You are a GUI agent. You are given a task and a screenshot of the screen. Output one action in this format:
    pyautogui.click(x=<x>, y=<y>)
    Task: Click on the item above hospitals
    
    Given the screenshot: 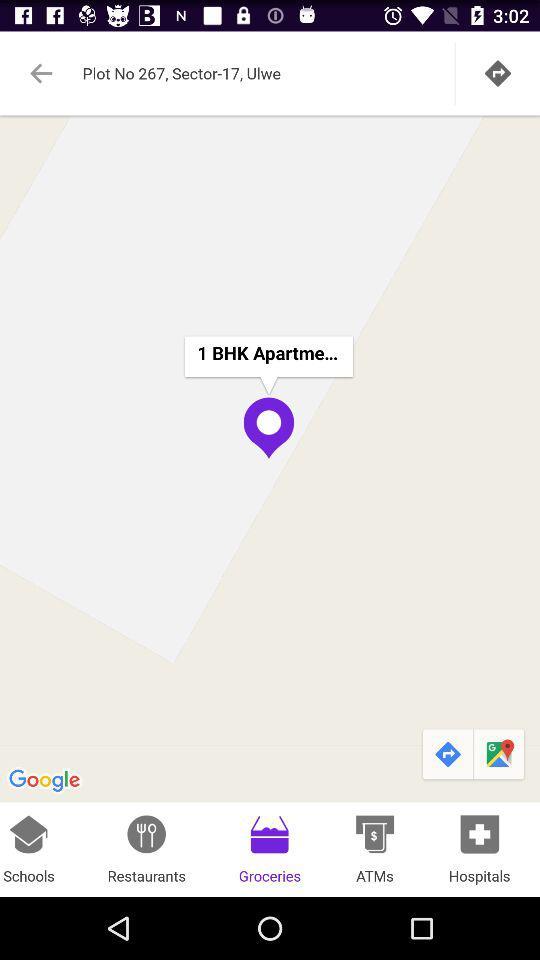 What is the action you would take?
    pyautogui.click(x=447, y=754)
    